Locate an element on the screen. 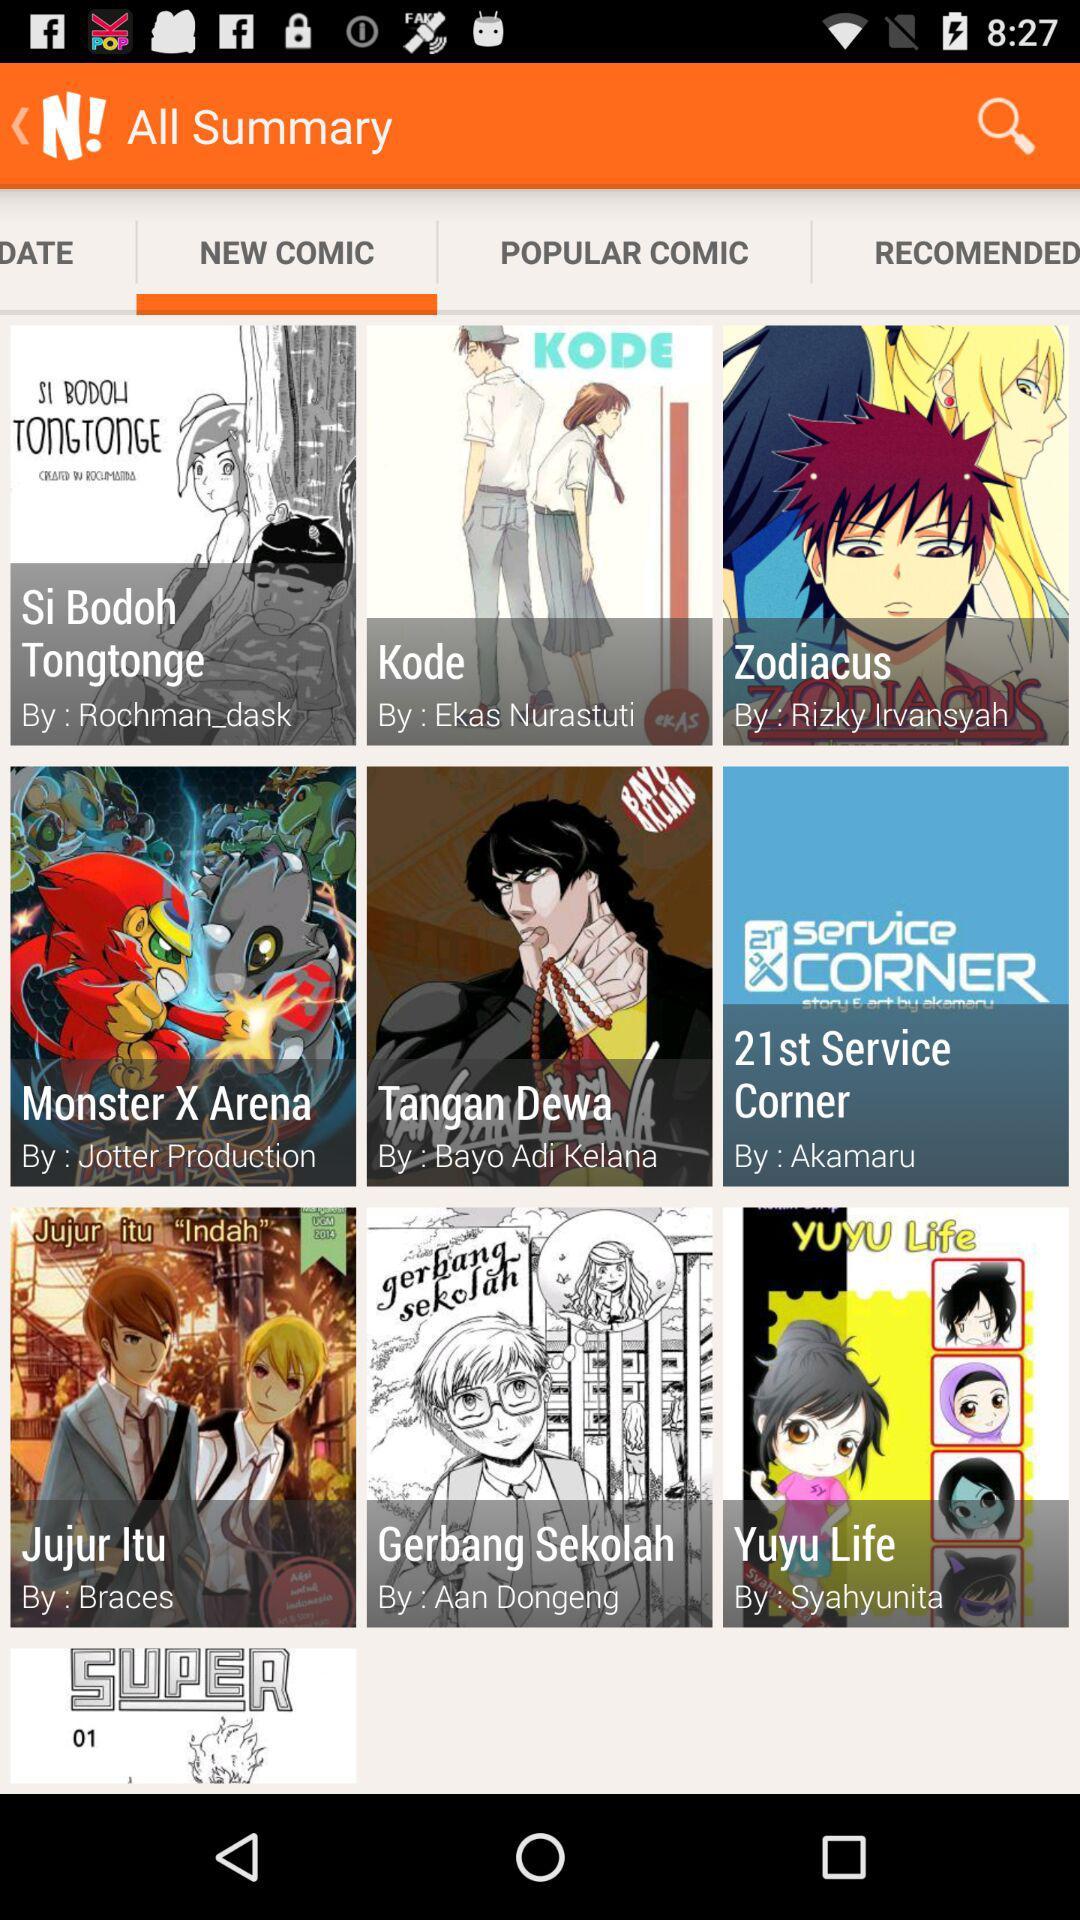 The image size is (1080, 1920). the new comic is located at coordinates (286, 251).